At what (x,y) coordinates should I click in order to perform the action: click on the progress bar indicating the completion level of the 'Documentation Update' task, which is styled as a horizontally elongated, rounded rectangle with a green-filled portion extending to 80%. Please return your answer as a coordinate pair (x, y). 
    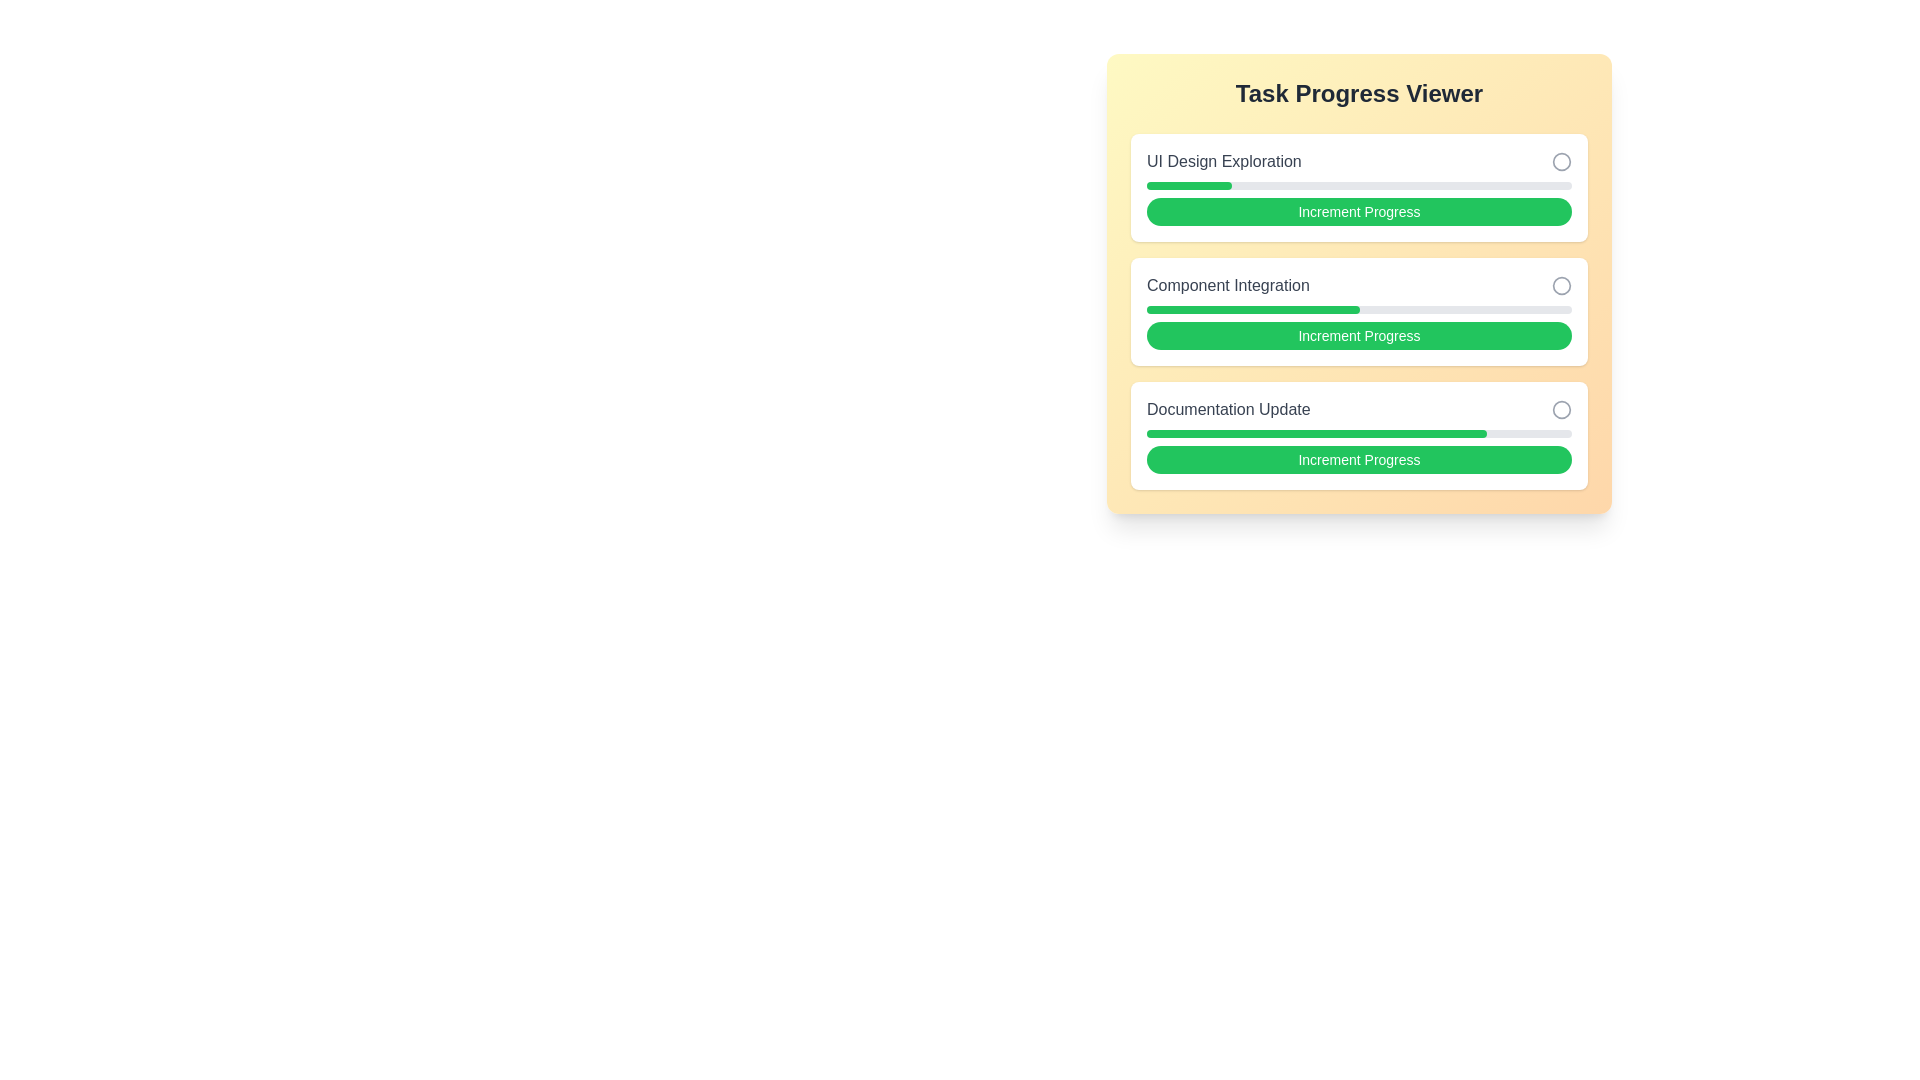
    Looking at the image, I should click on (1359, 433).